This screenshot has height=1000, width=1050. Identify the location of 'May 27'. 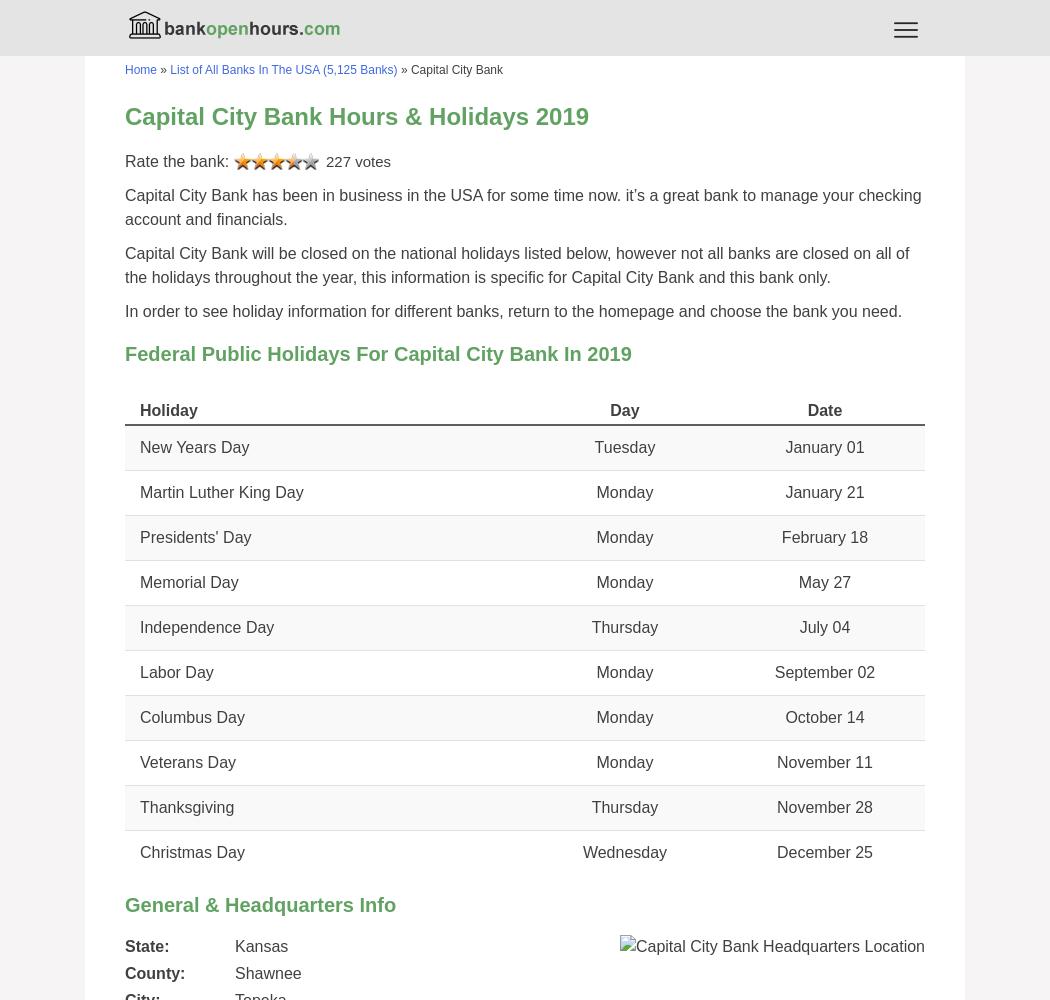
(823, 581).